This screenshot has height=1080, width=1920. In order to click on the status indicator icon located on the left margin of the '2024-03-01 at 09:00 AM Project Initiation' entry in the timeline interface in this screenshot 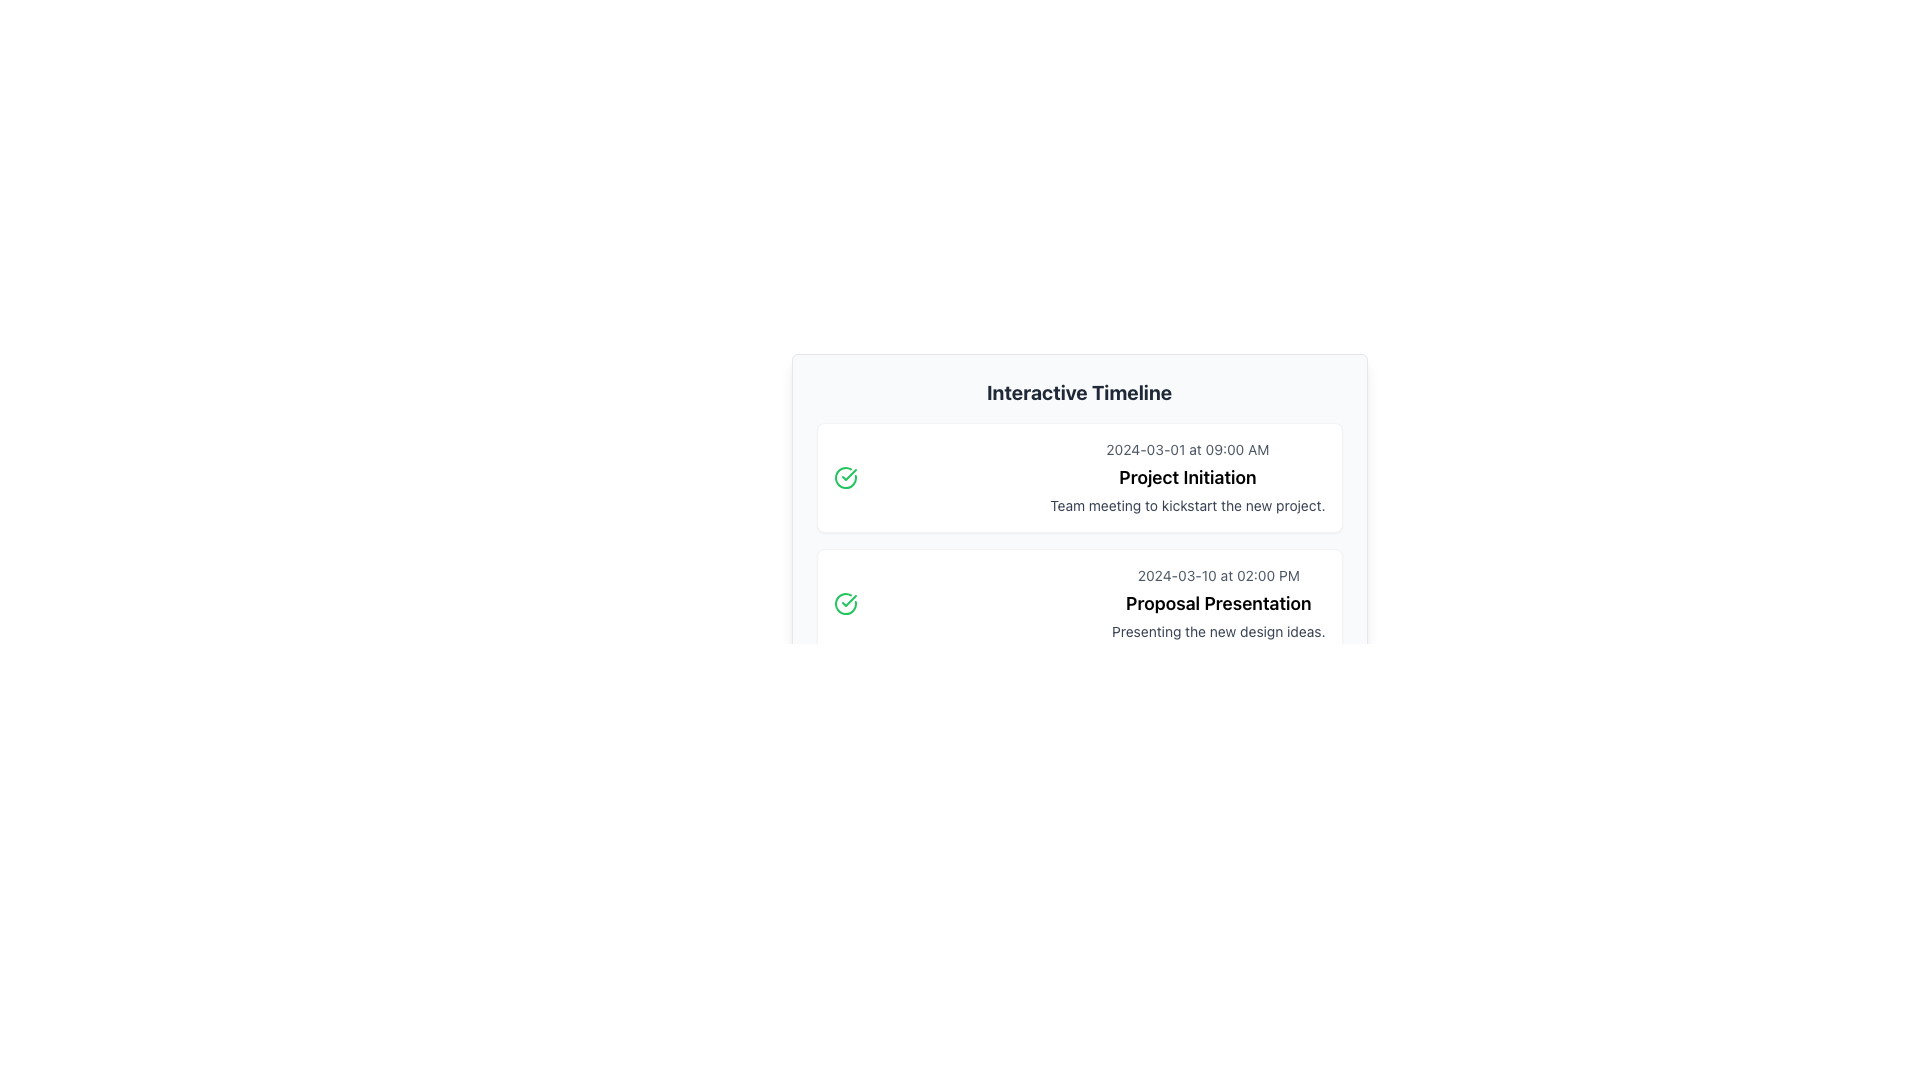, I will do `click(845, 603)`.